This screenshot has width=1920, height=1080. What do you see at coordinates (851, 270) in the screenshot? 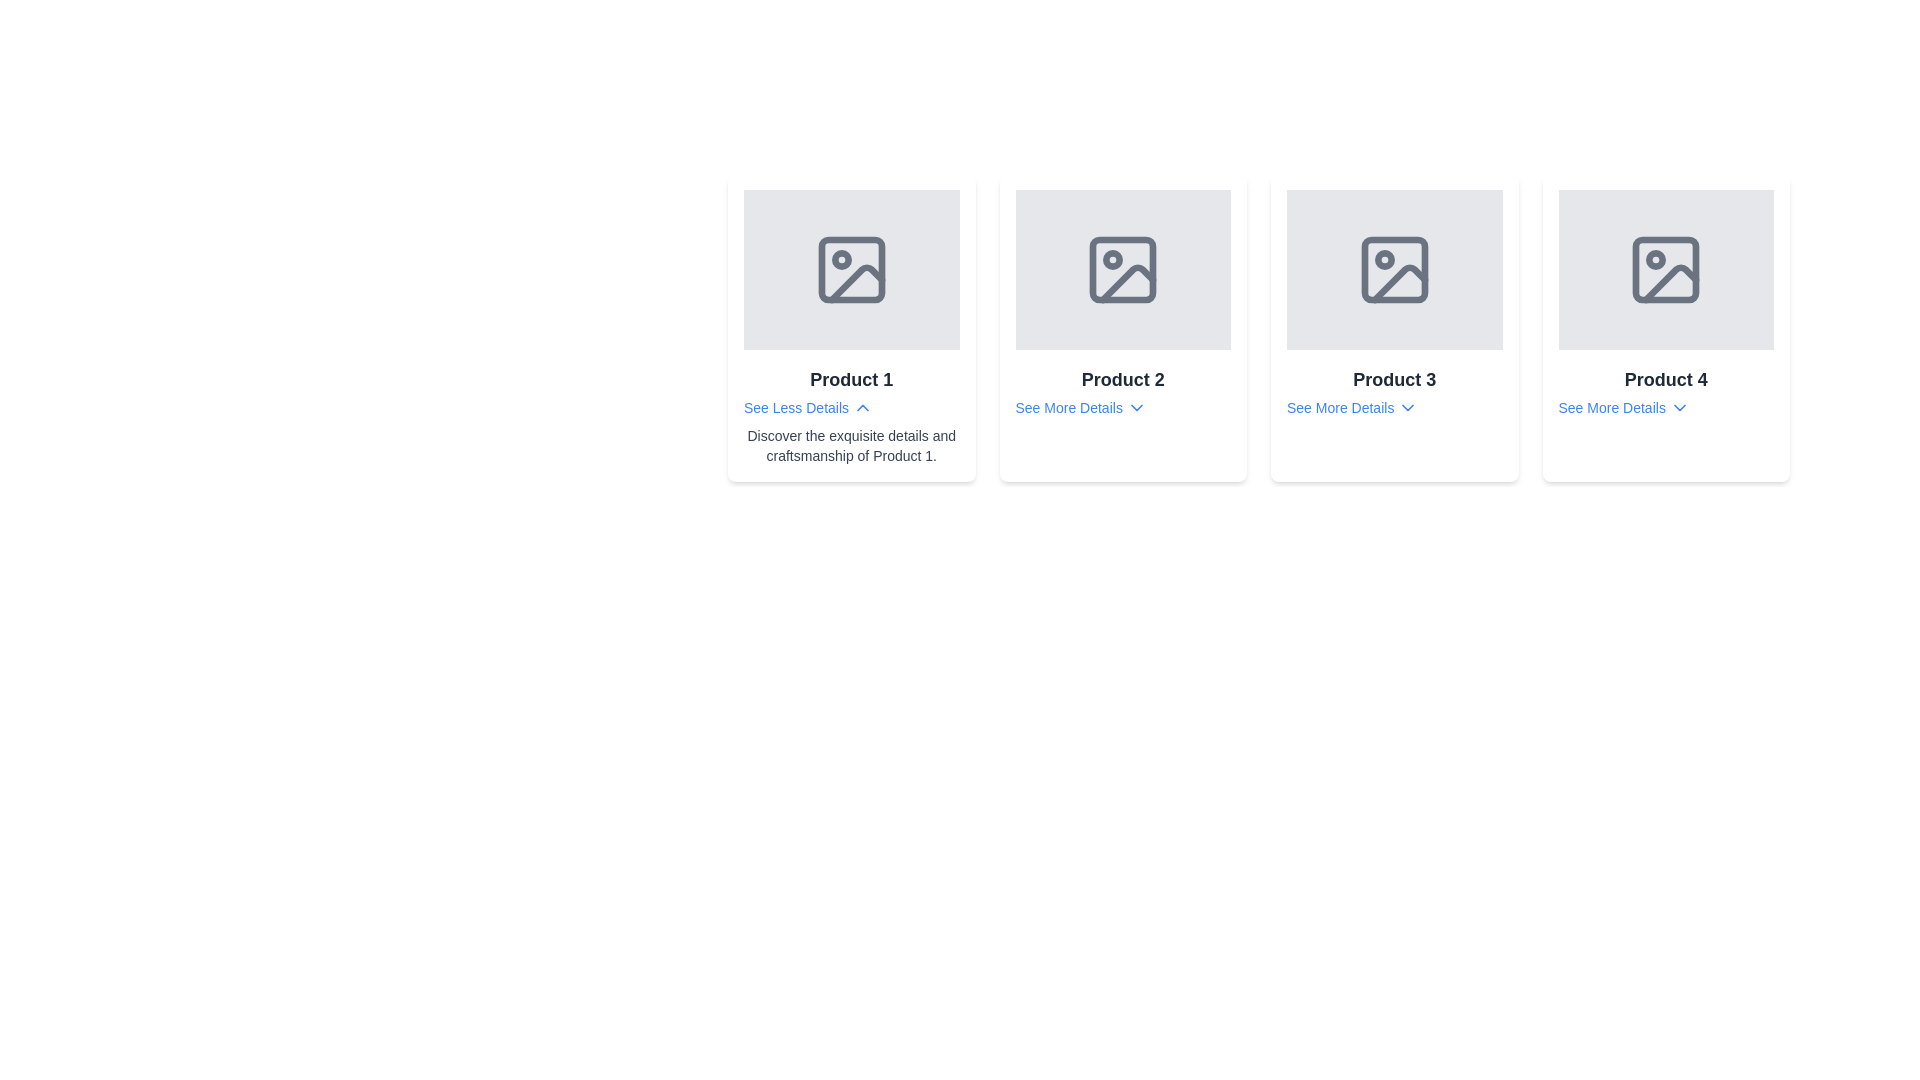
I see `the Image Placeholder located at the top section of the 'Product 1' card, which has a light gray background and features a dark gray stylized mountain and sun icon` at bounding box center [851, 270].